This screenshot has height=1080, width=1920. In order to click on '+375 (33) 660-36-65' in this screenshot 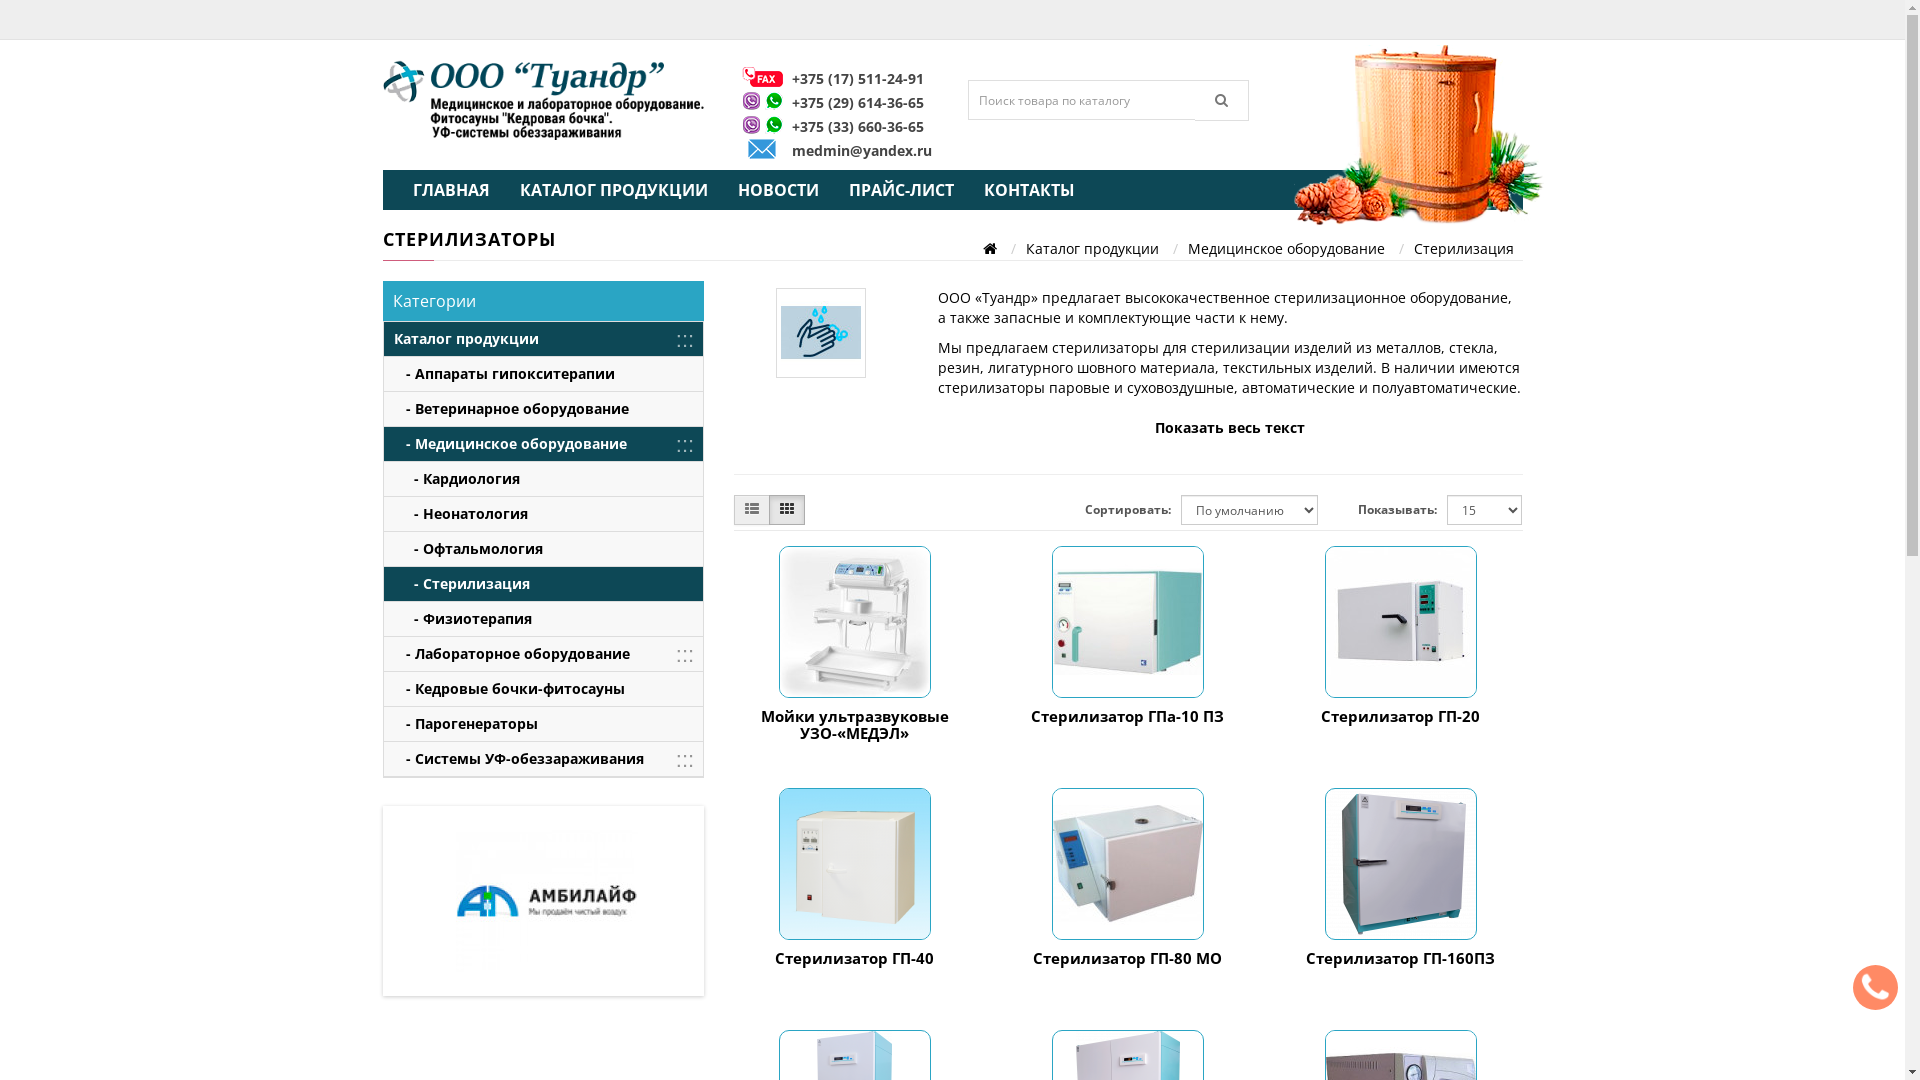, I will do `click(858, 126)`.